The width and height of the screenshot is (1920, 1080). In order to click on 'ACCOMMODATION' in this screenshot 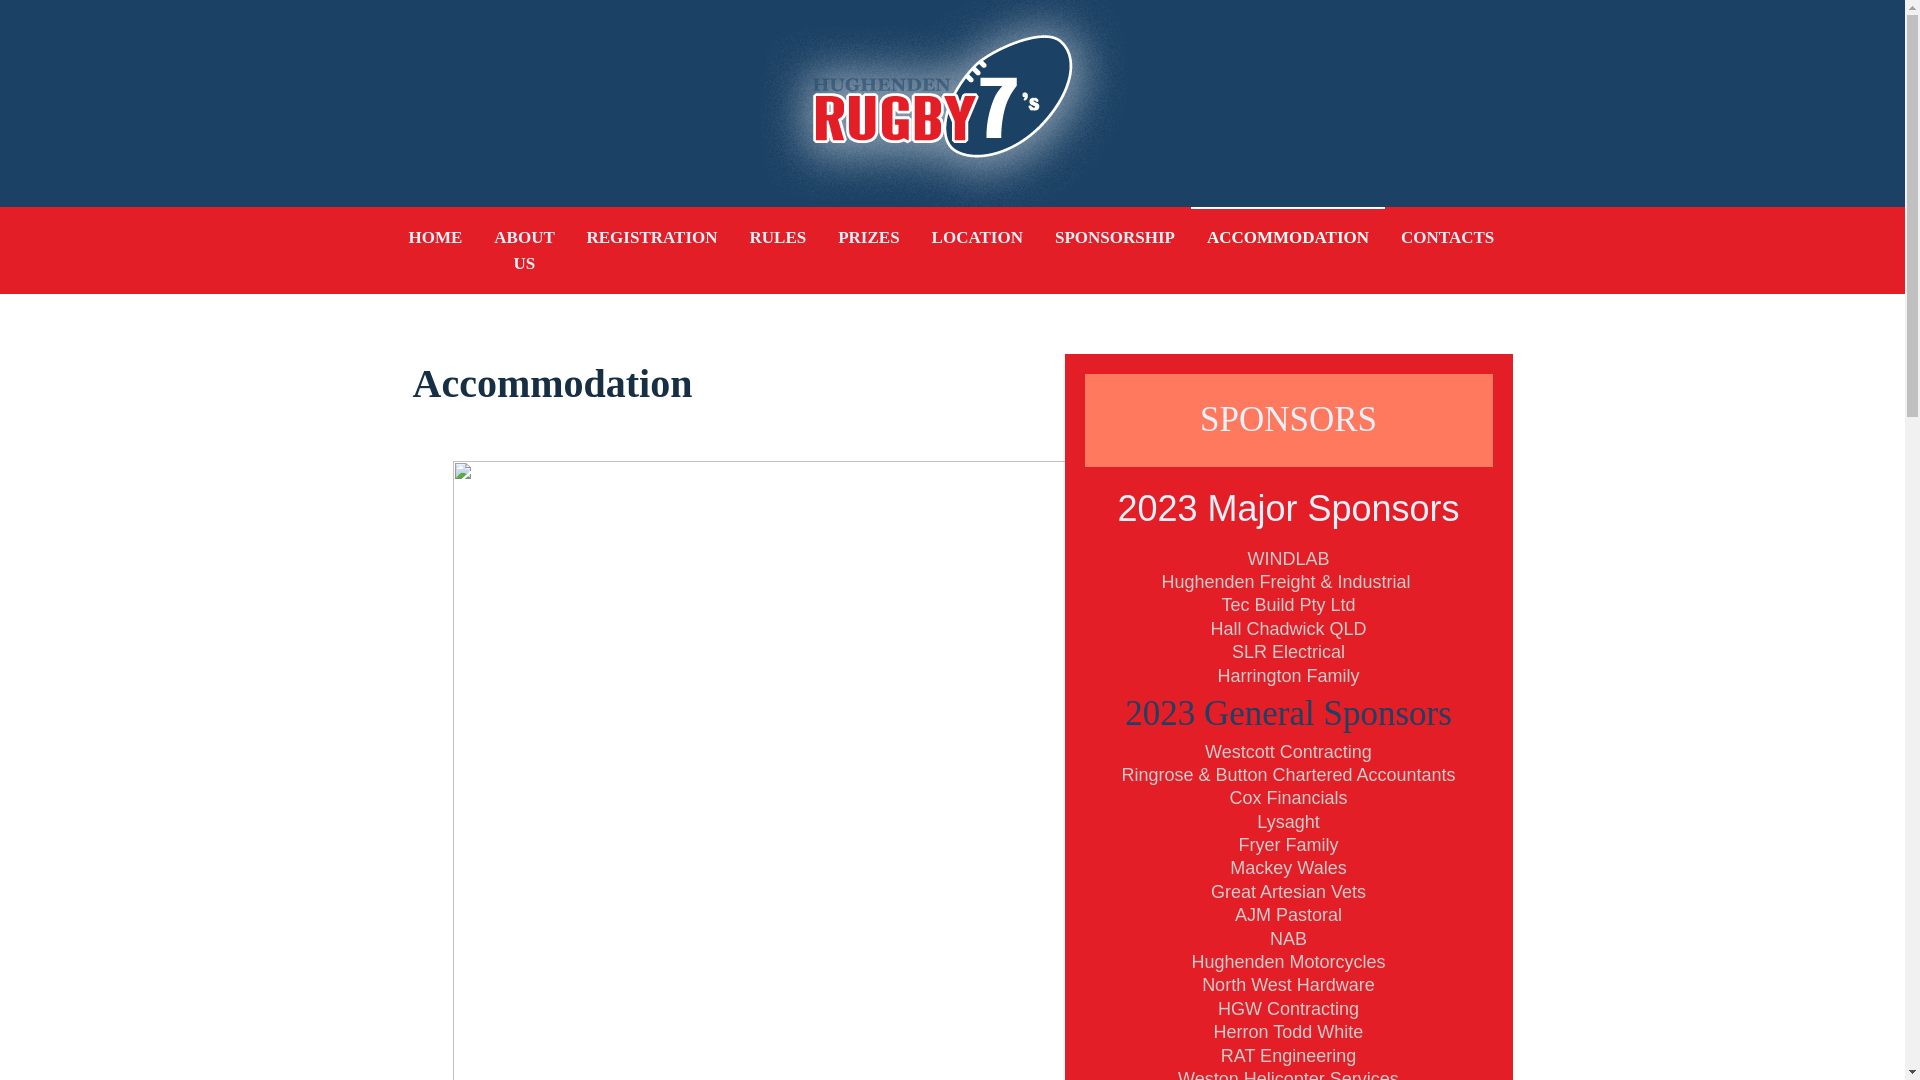, I will do `click(1287, 237)`.